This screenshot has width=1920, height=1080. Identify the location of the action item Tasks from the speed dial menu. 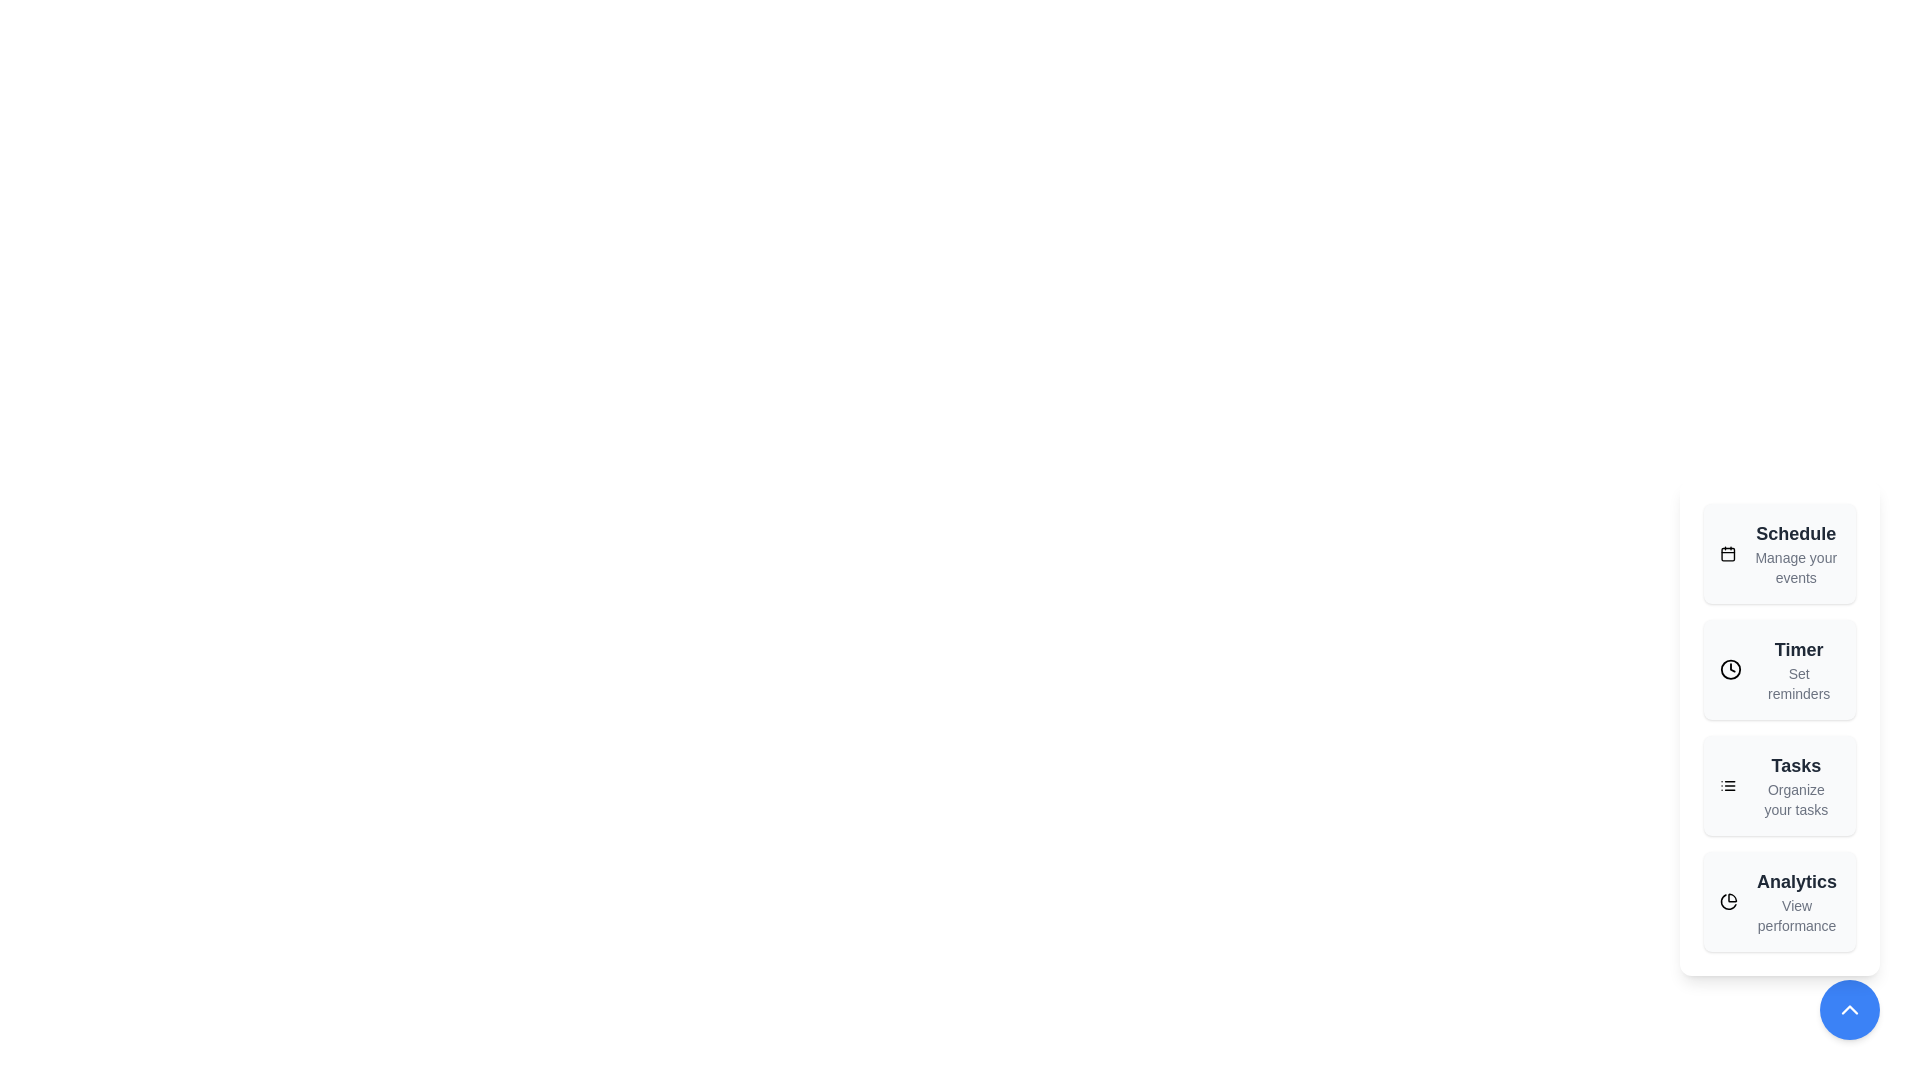
(1780, 785).